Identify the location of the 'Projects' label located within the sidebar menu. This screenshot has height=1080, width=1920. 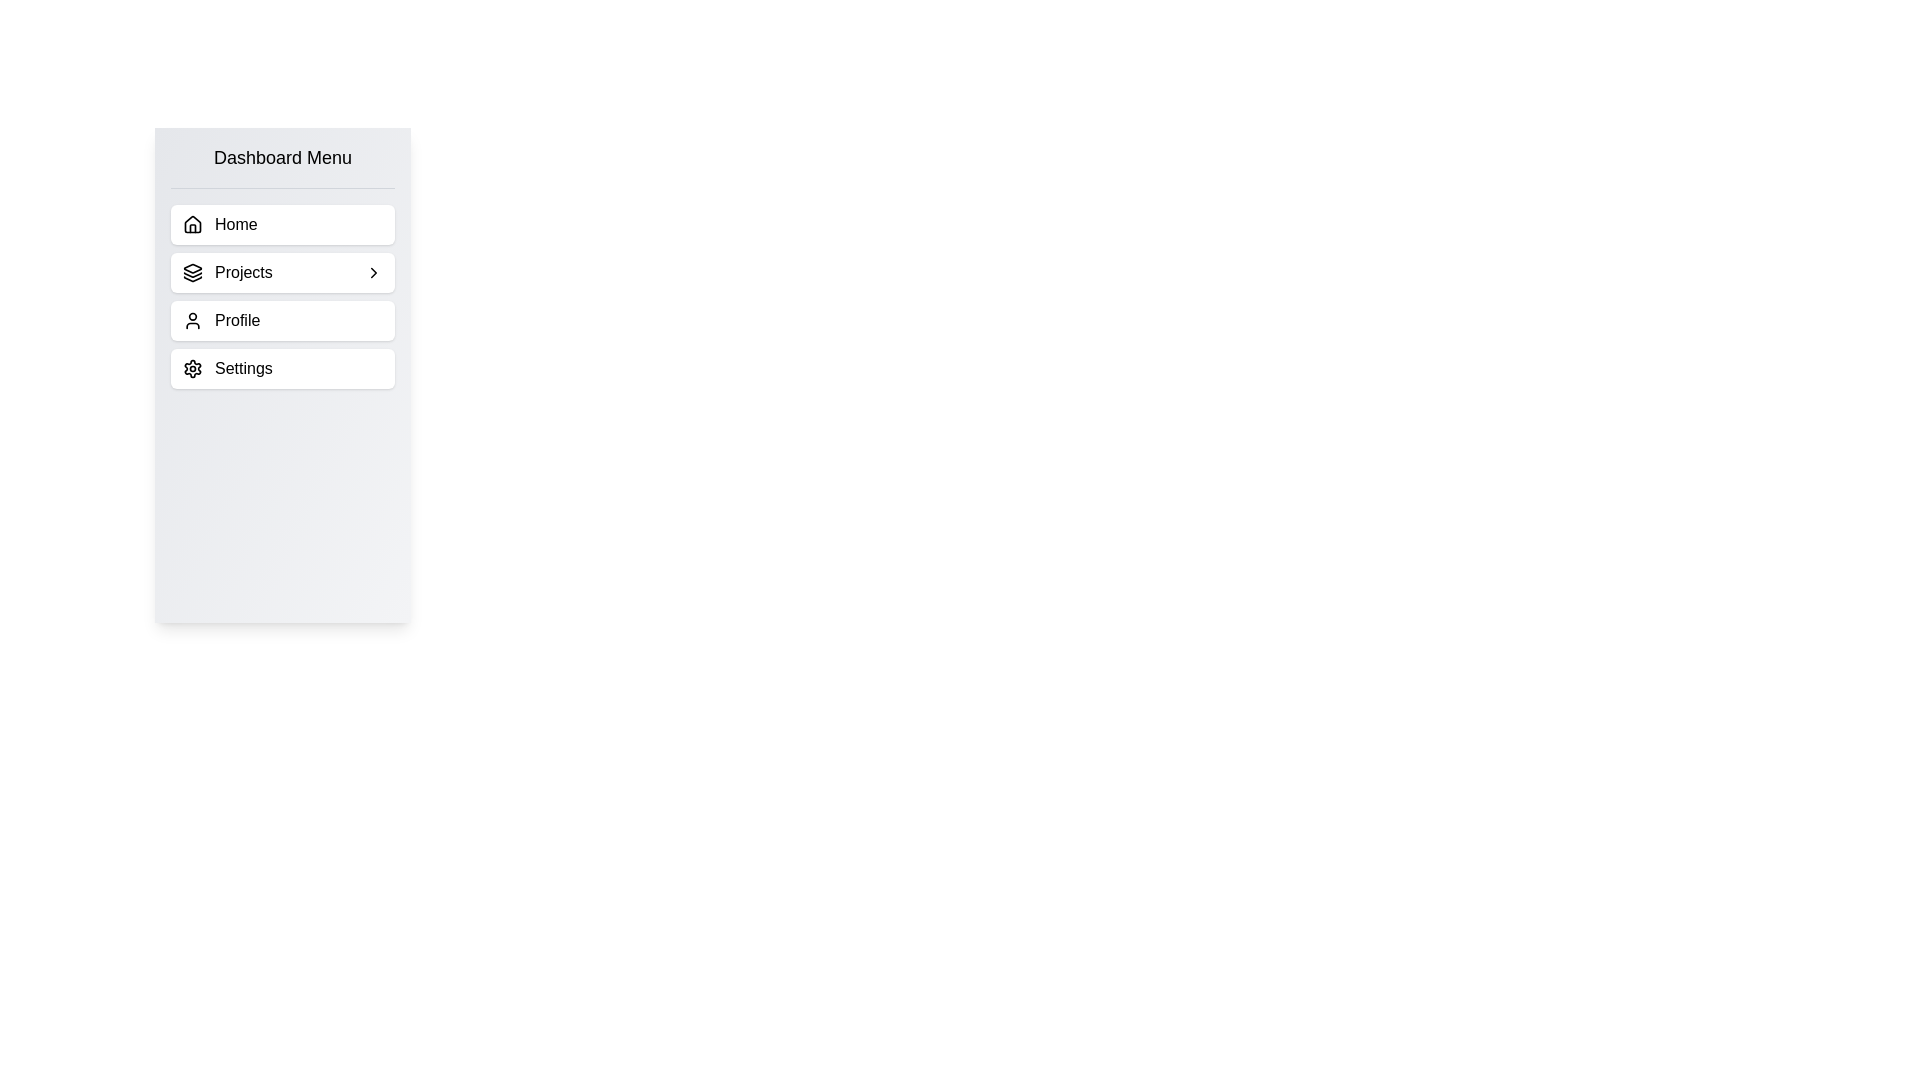
(242, 273).